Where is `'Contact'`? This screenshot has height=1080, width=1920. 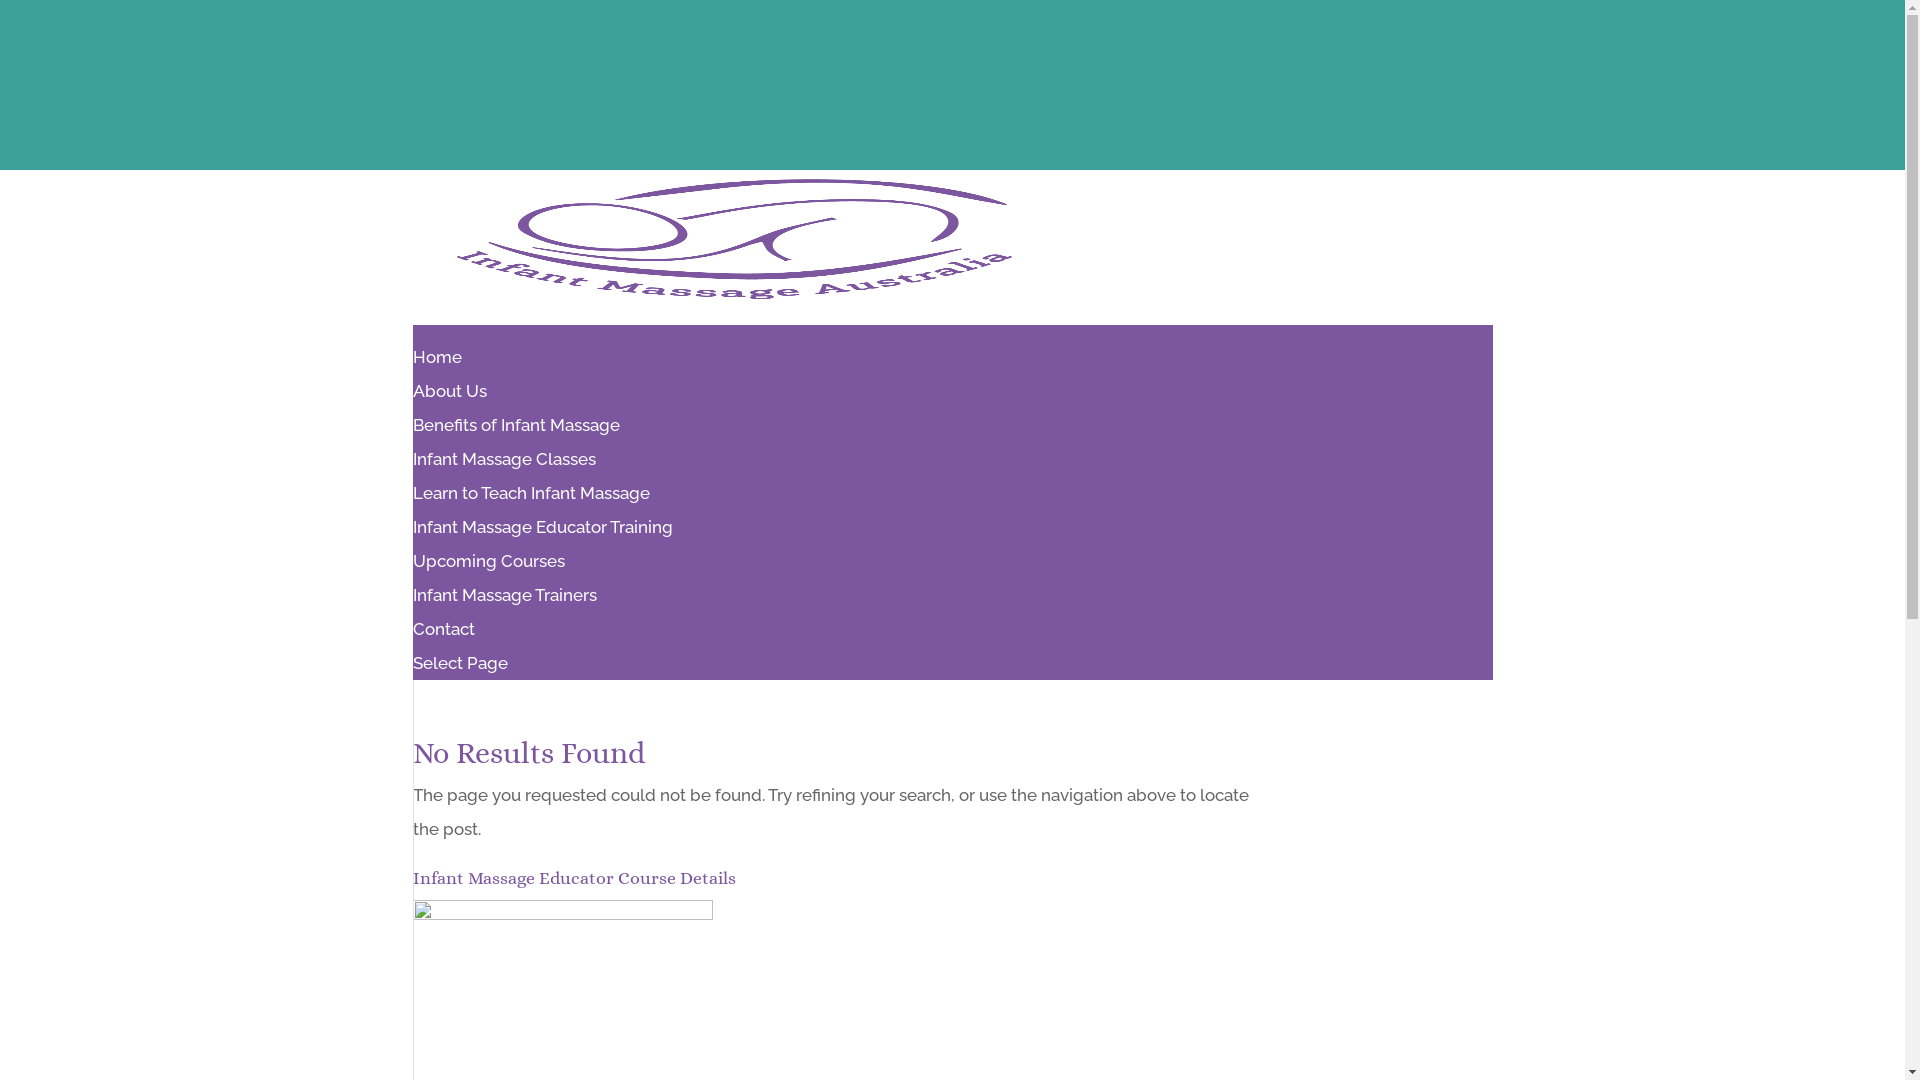
'Contact' is located at coordinates (411, 639).